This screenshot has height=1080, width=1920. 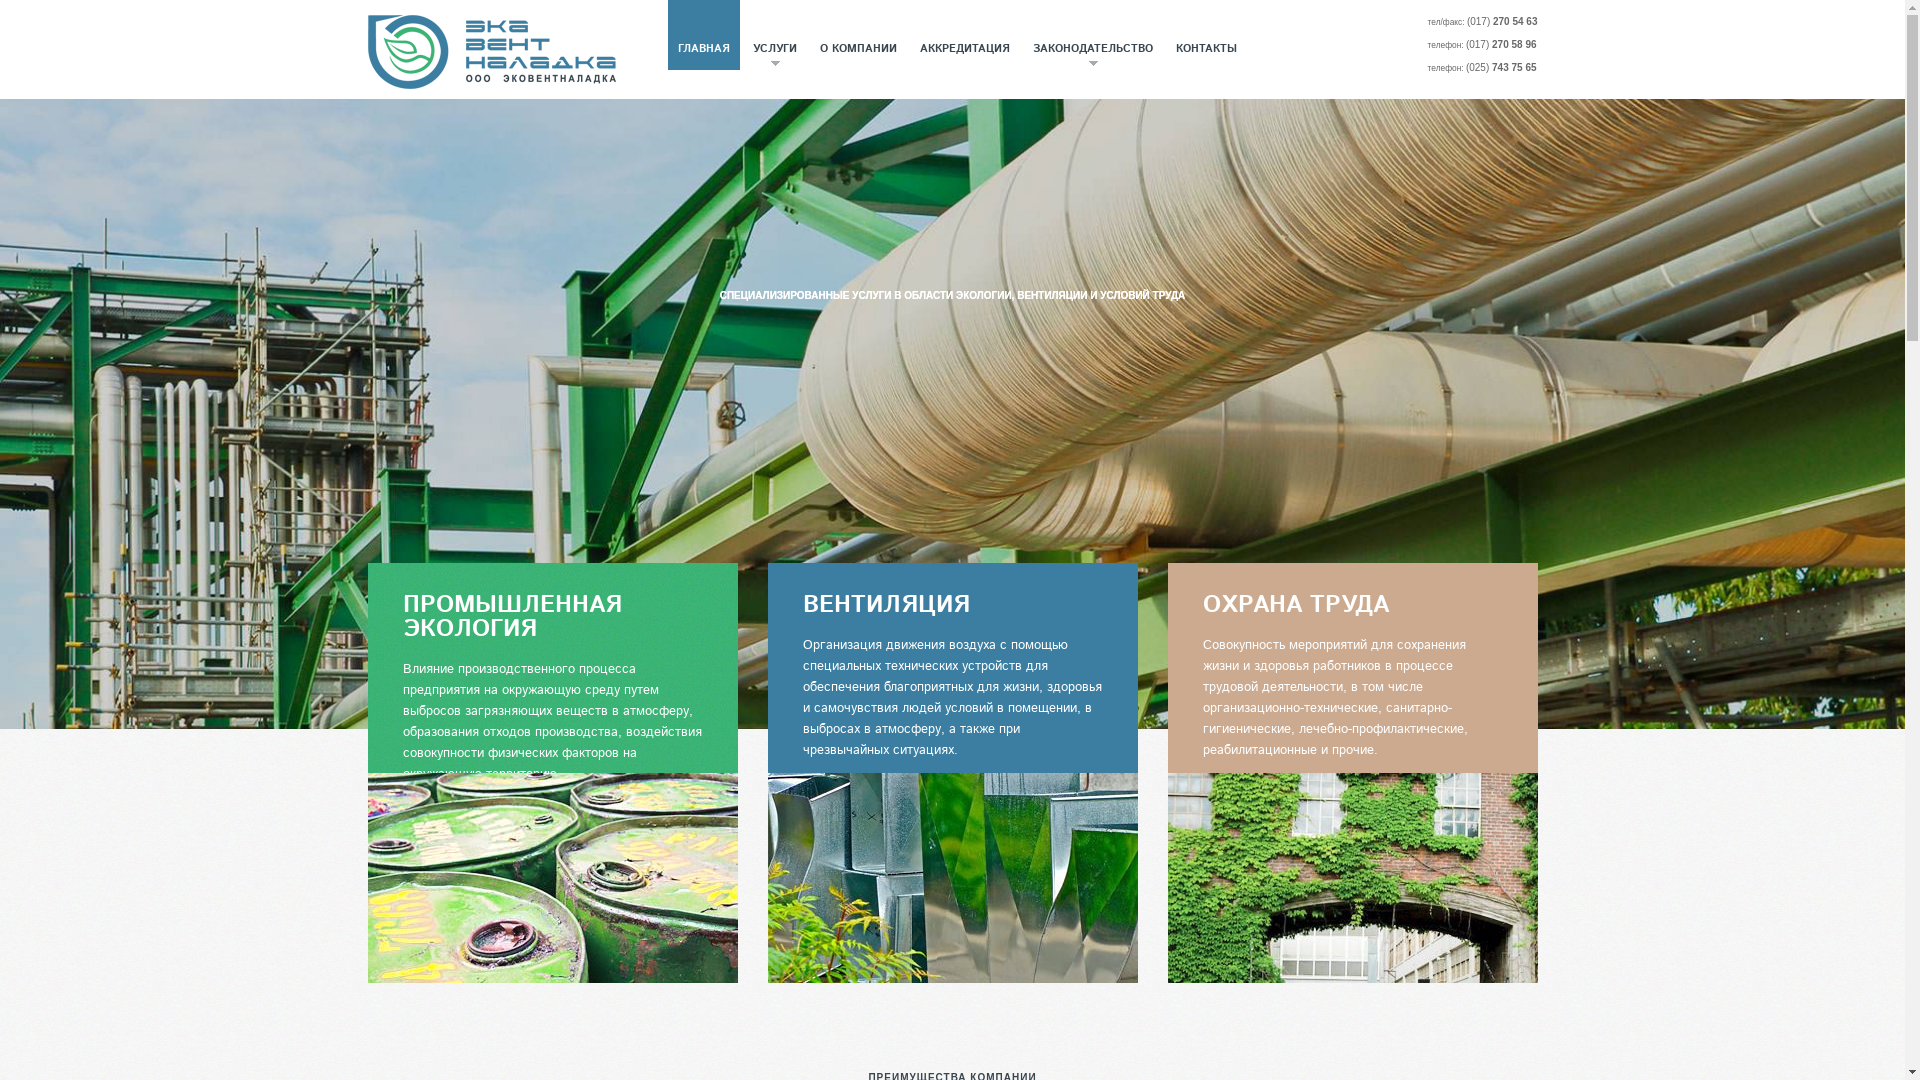 I want to click on 'Evn', so click(x=492, y=50).